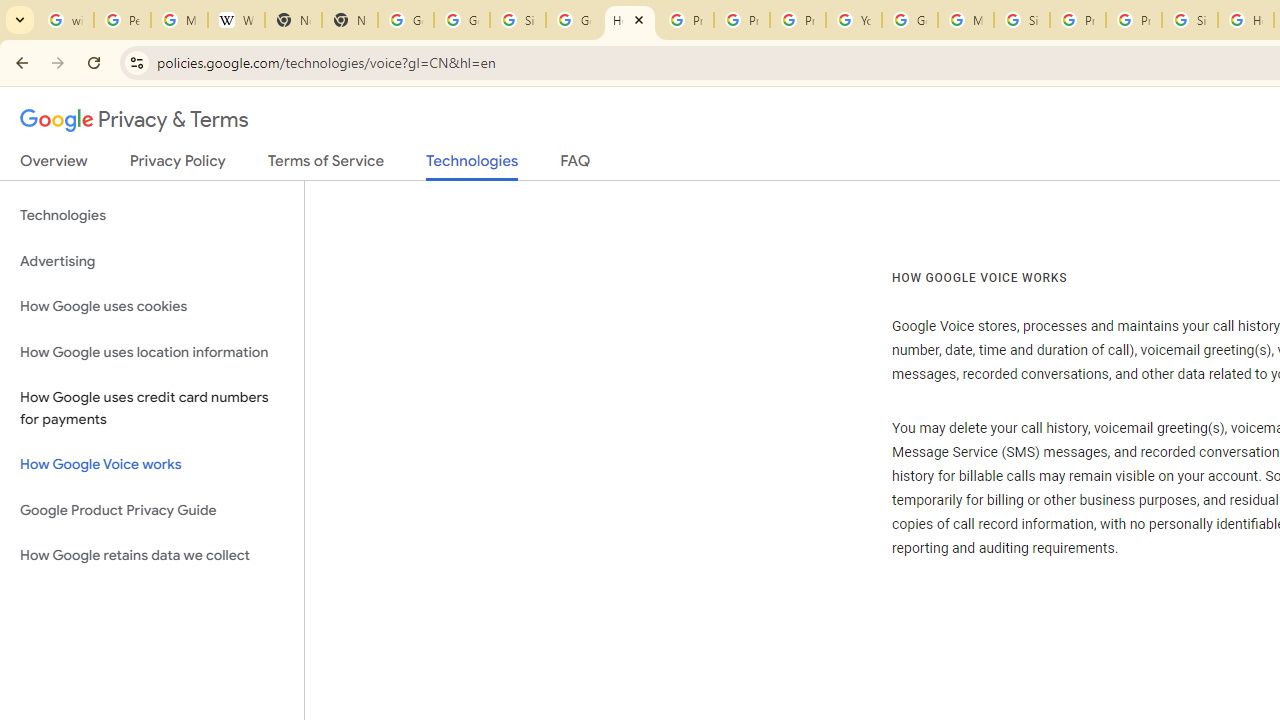  What do you see at coordinates (151, 555) in the screenshot?
I see `'How Google retains data we collect'` at bounding box center [151, 555].